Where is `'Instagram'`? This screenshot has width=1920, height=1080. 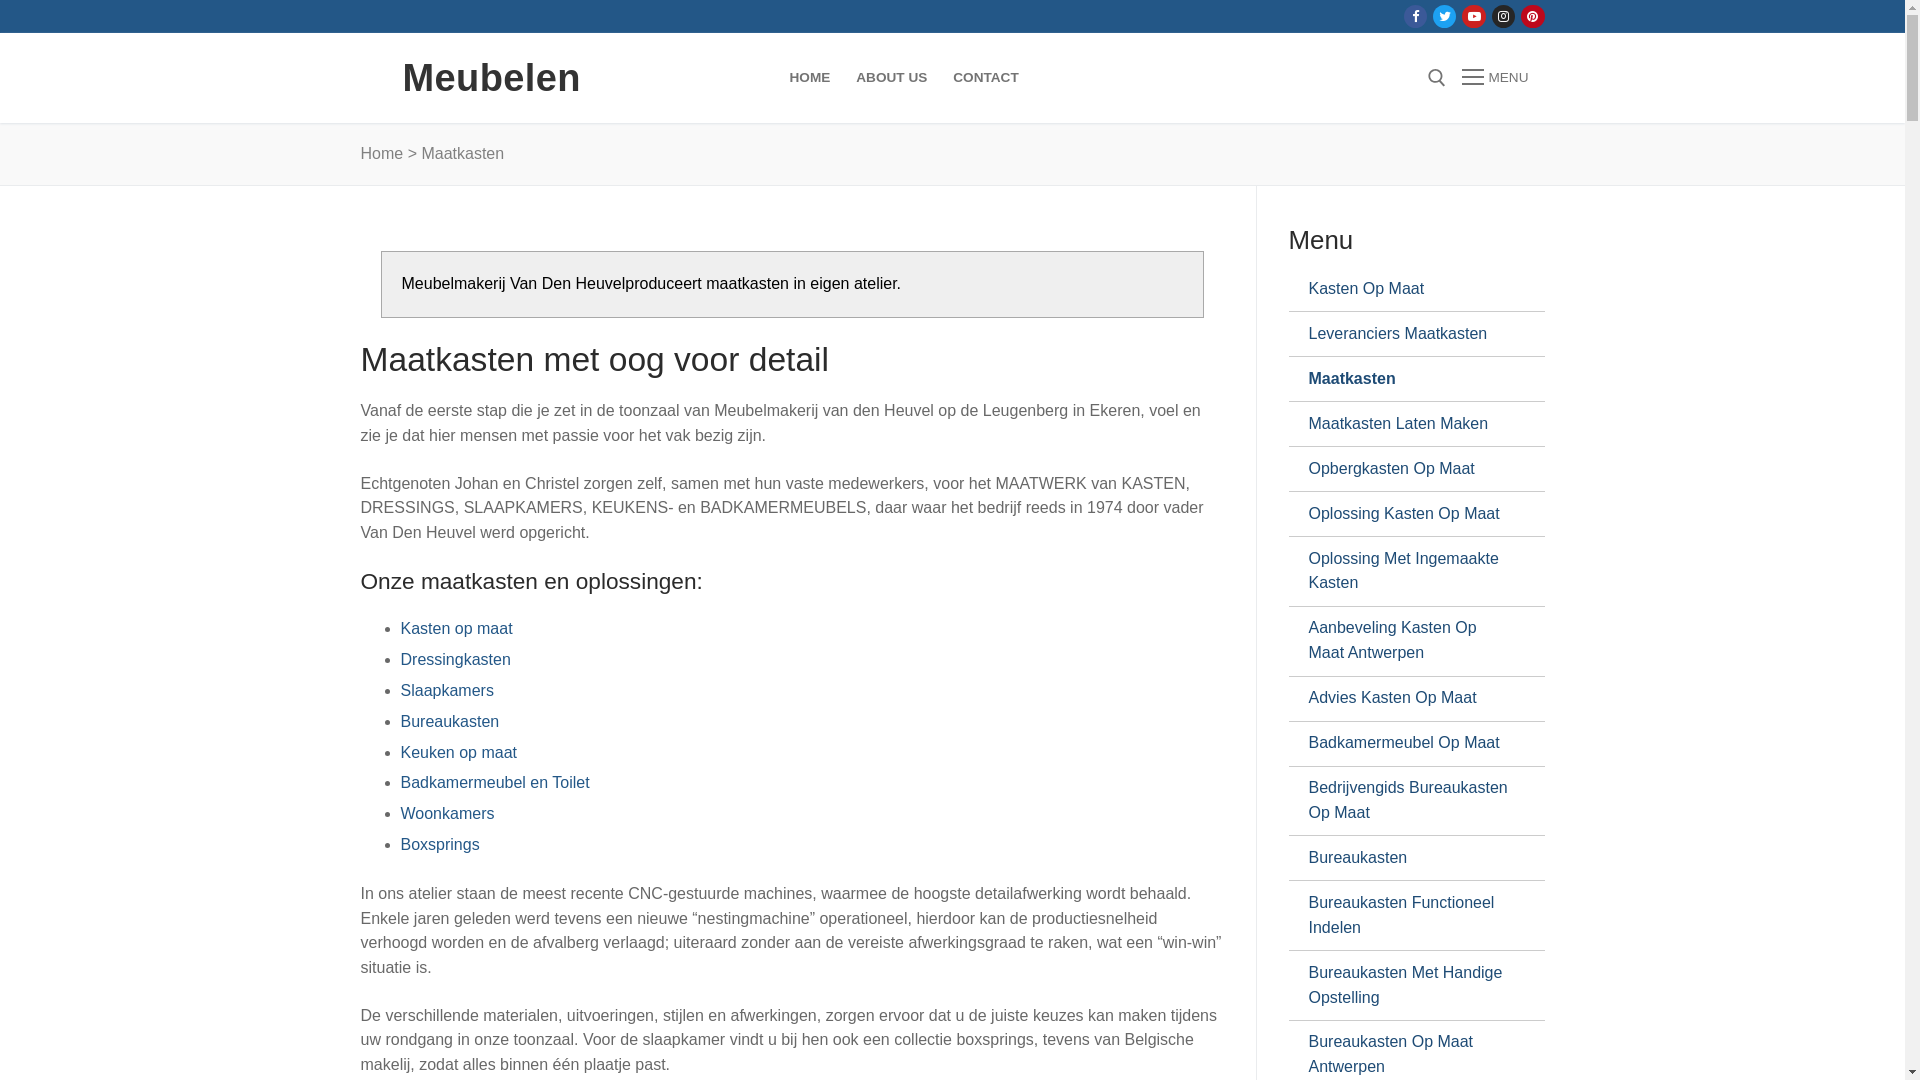 'Instagram' is located at coordinates (1497, 16).